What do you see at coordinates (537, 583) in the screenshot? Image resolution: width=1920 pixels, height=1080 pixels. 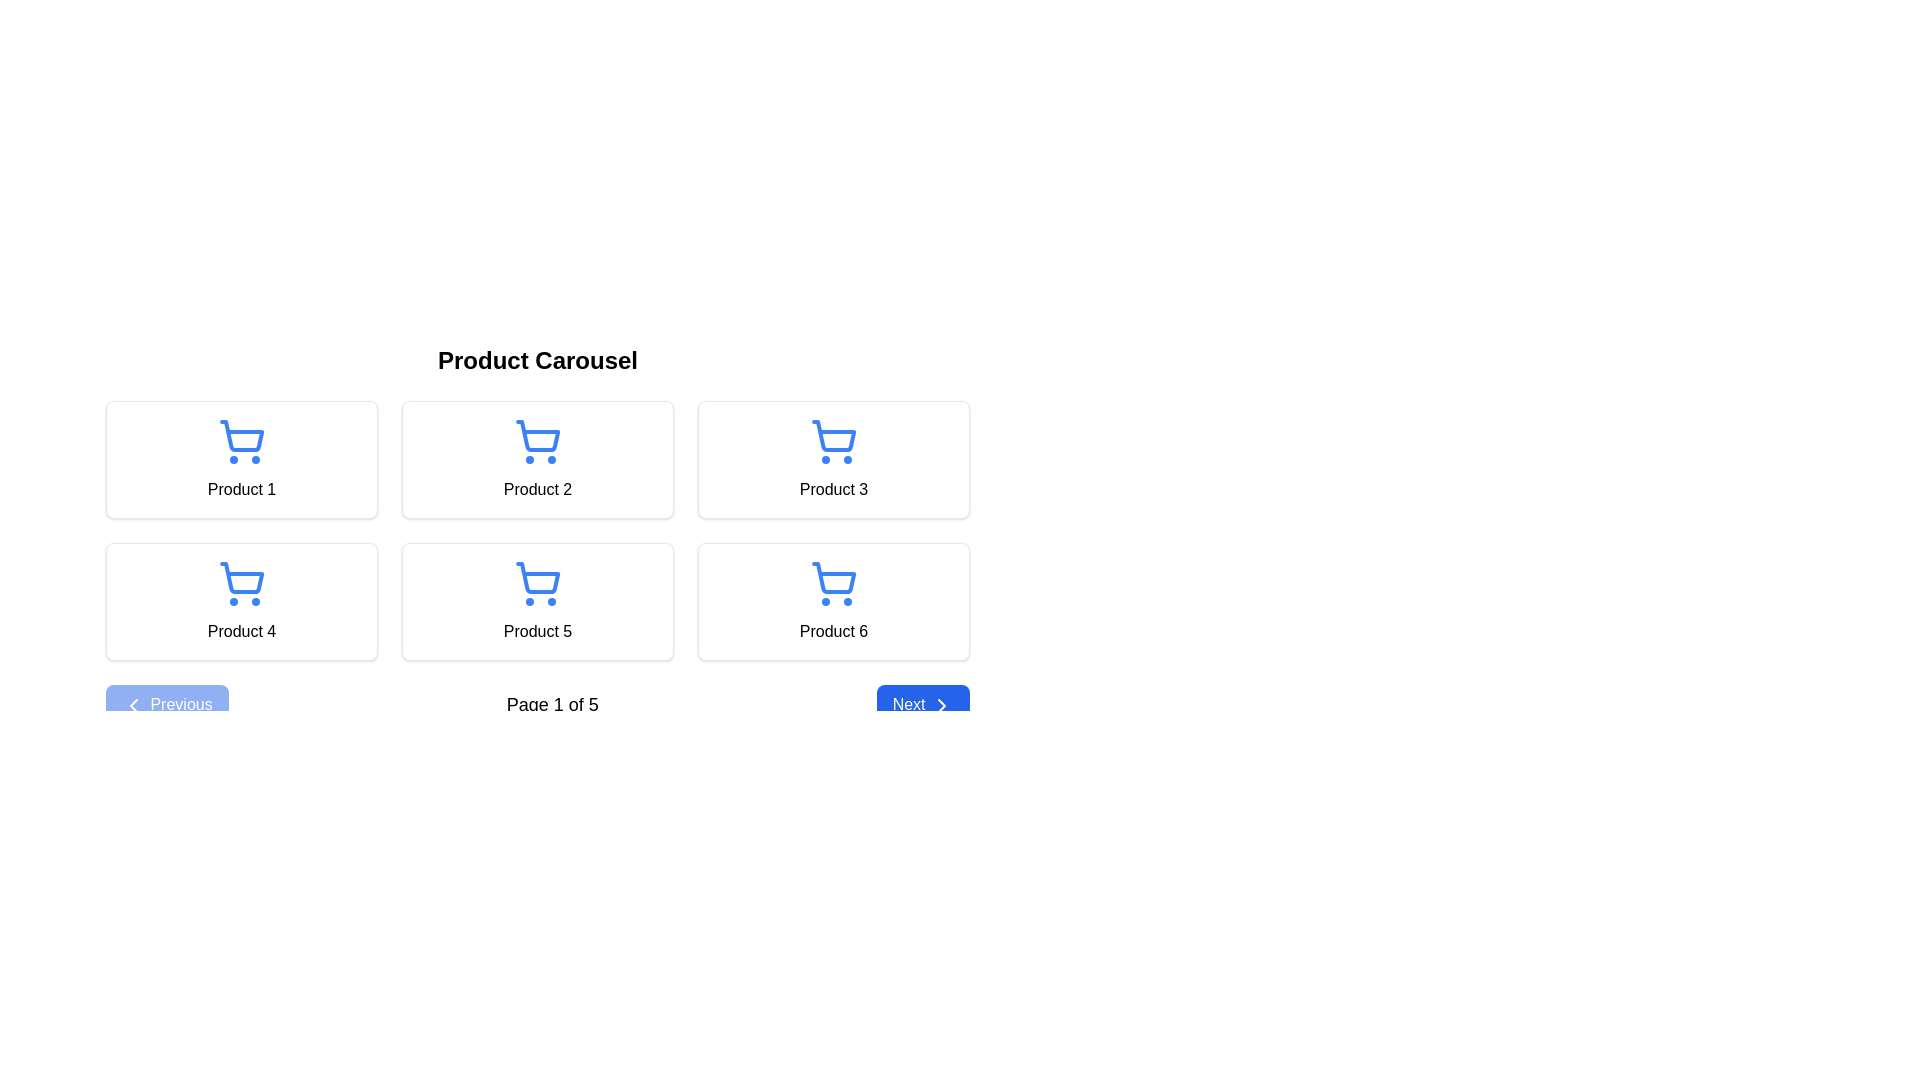 I see `the shopping cart icon, which is a blue outline of a cart with two wheels, positioned above the label 'Product 5' in the second row of the grid layout` at bounding box center [537, 583].